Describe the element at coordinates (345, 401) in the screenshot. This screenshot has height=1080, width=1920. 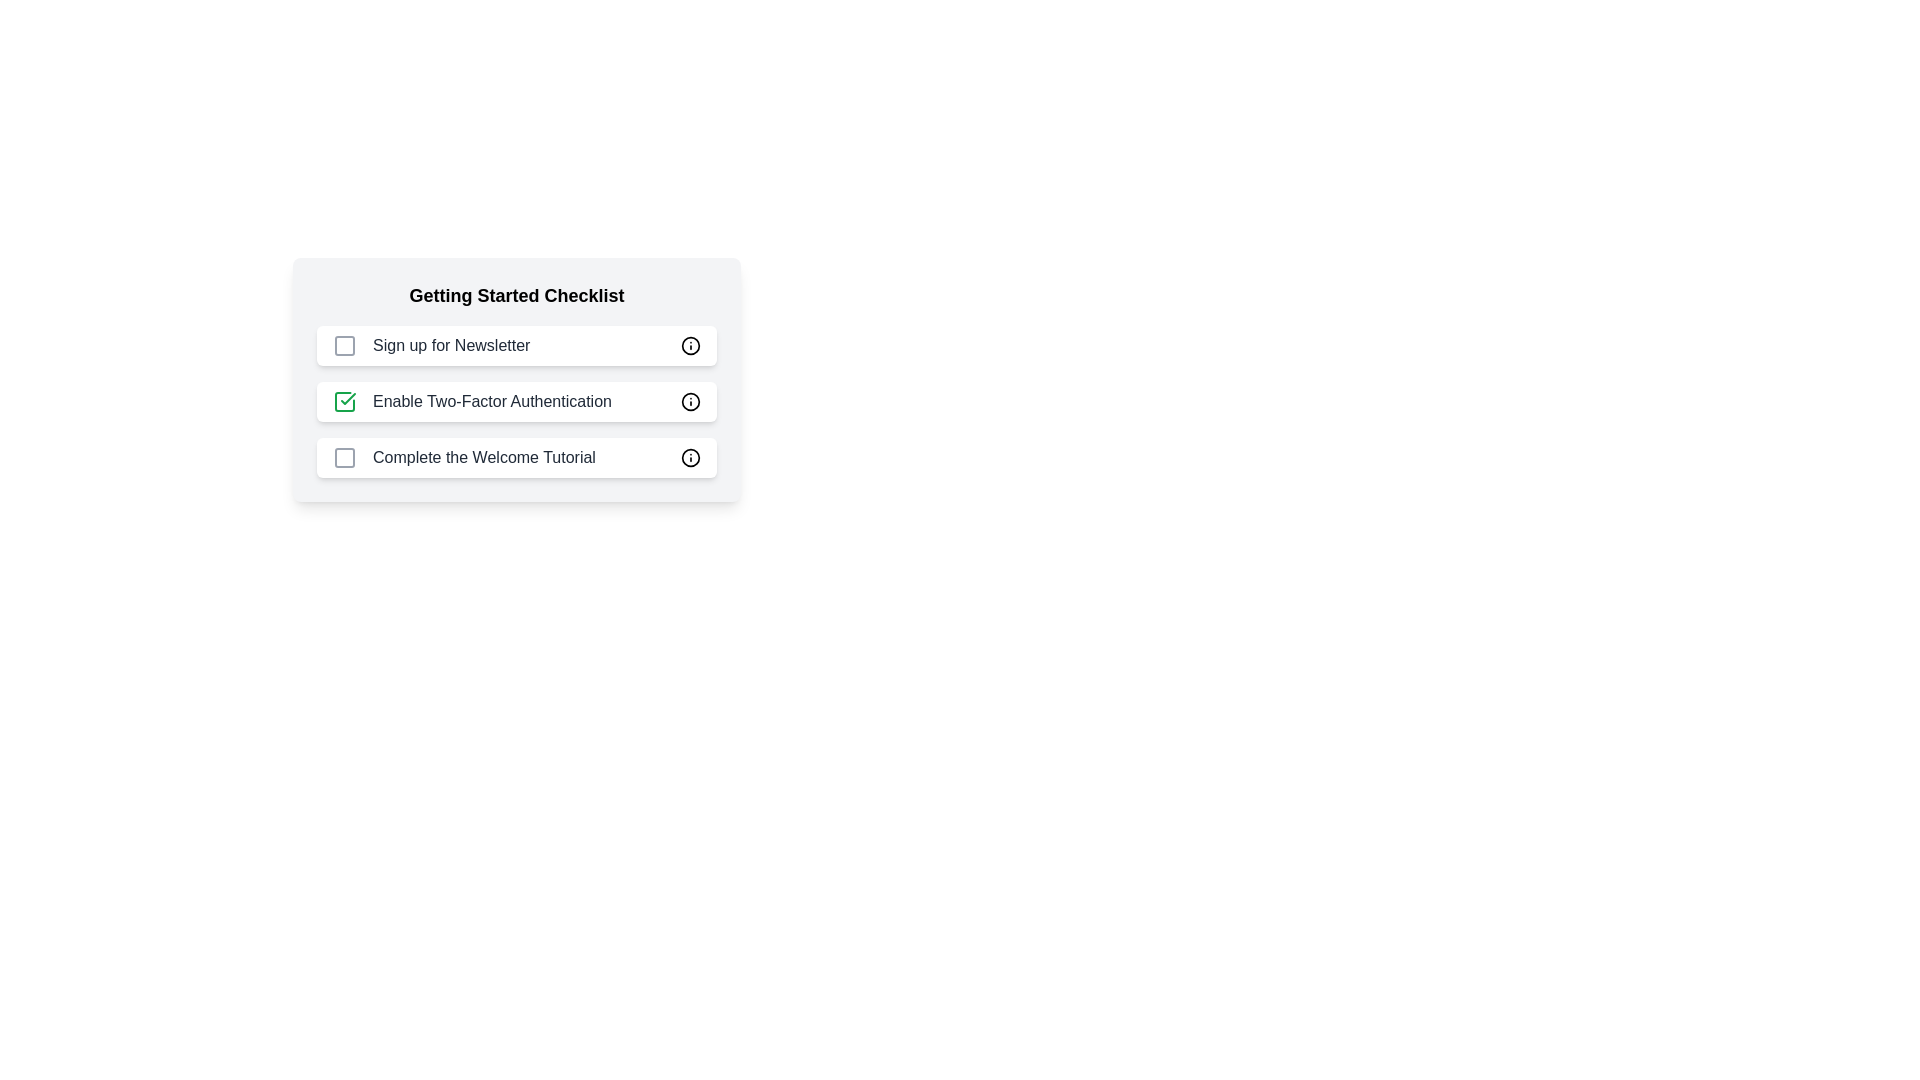
I see `the SVG graphic that indicates the completion of the 'Enable Two-Factor Authentication' task, located immediately to the left of the corresponding text` at that location.